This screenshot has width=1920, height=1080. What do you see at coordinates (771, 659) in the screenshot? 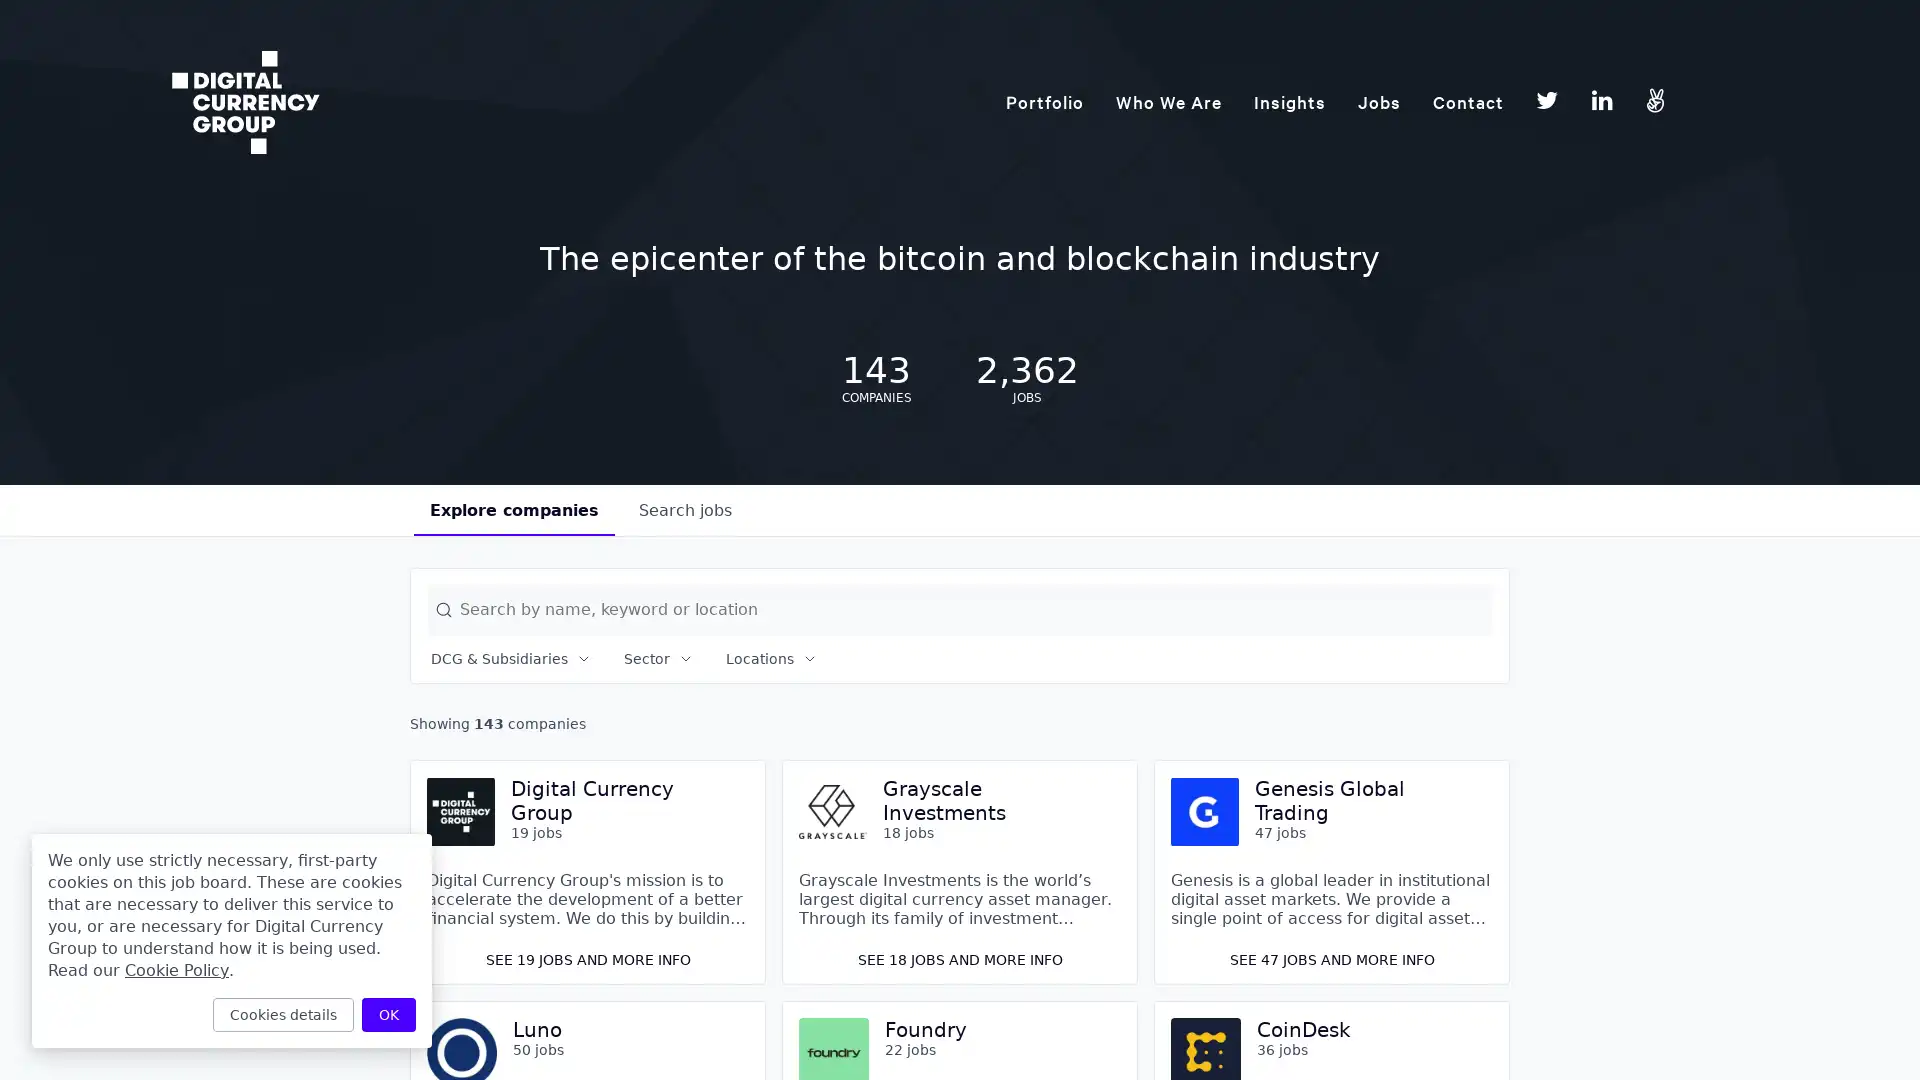
I see `Locations` at bounding box center [771, 659].